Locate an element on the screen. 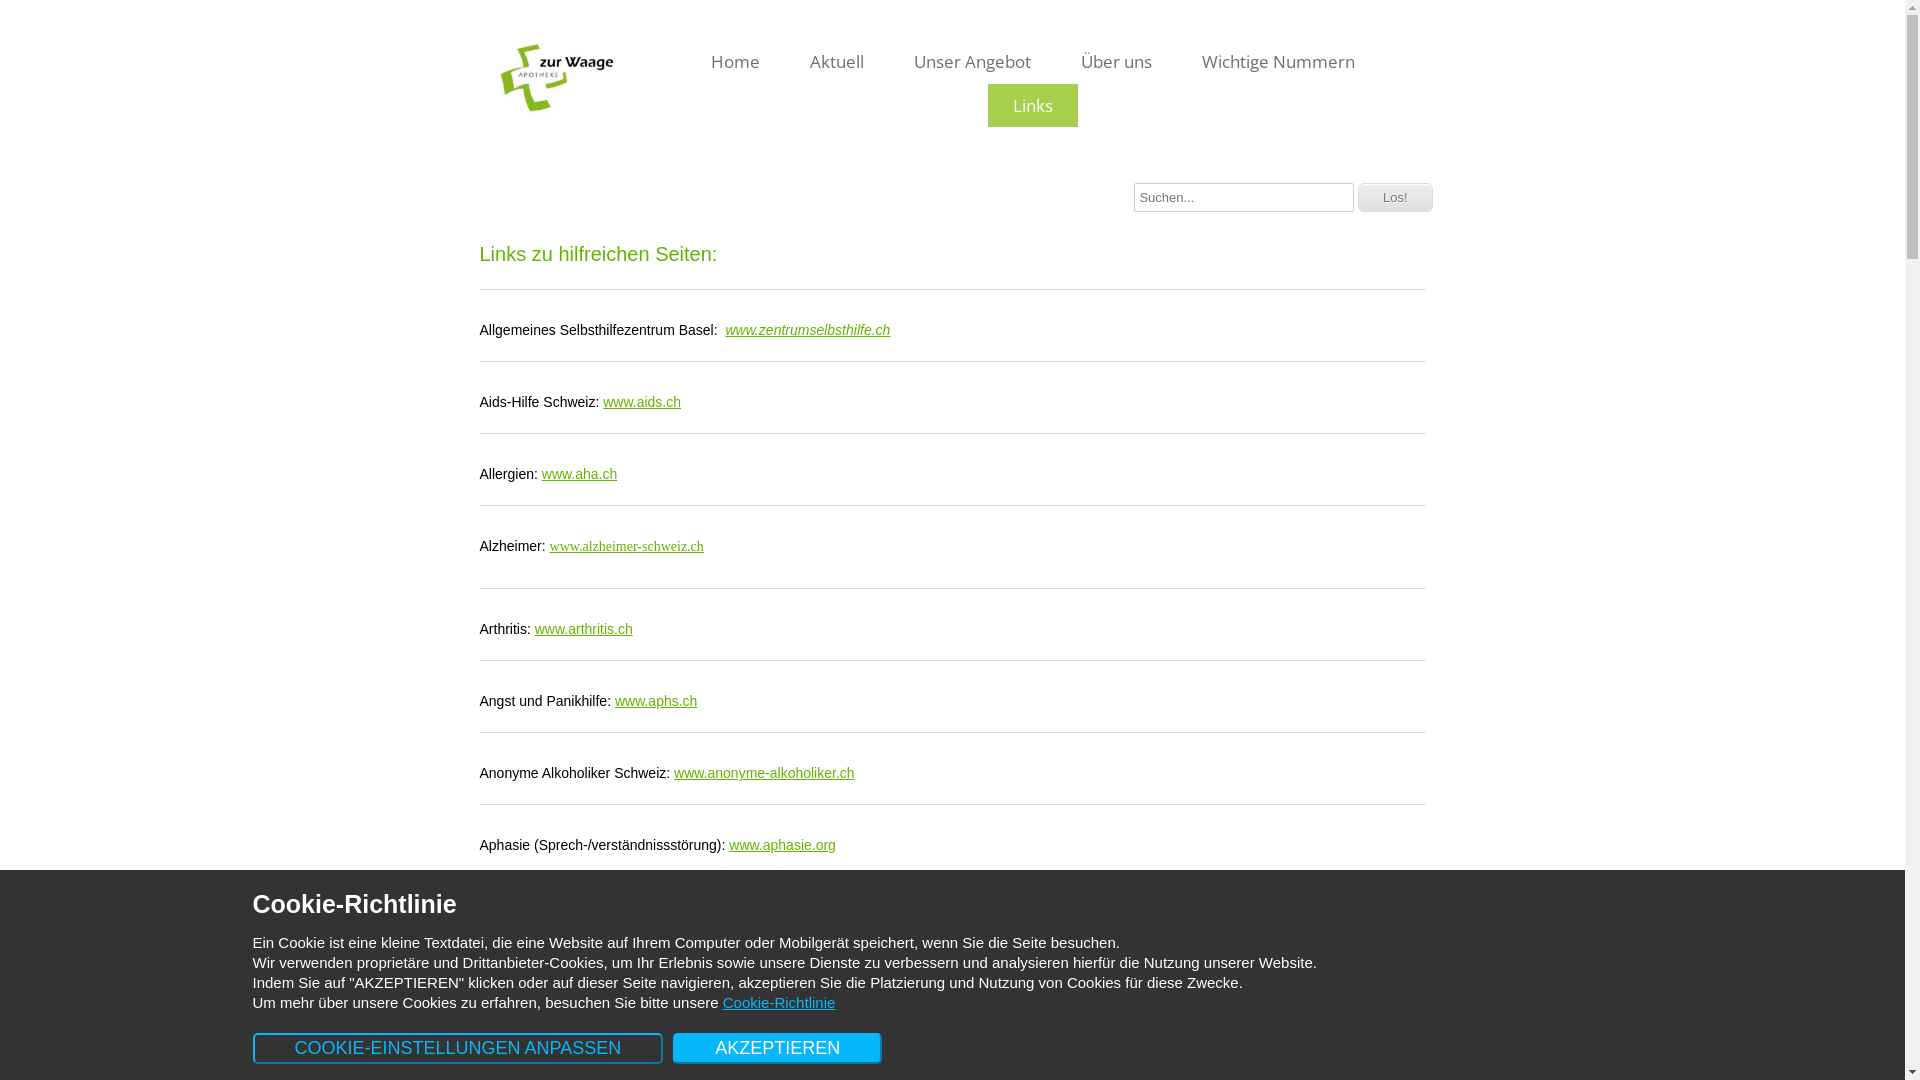 This screenshot has height=1080, width=1920. 'www.aha.ch' is located at coordinates (542, 474).